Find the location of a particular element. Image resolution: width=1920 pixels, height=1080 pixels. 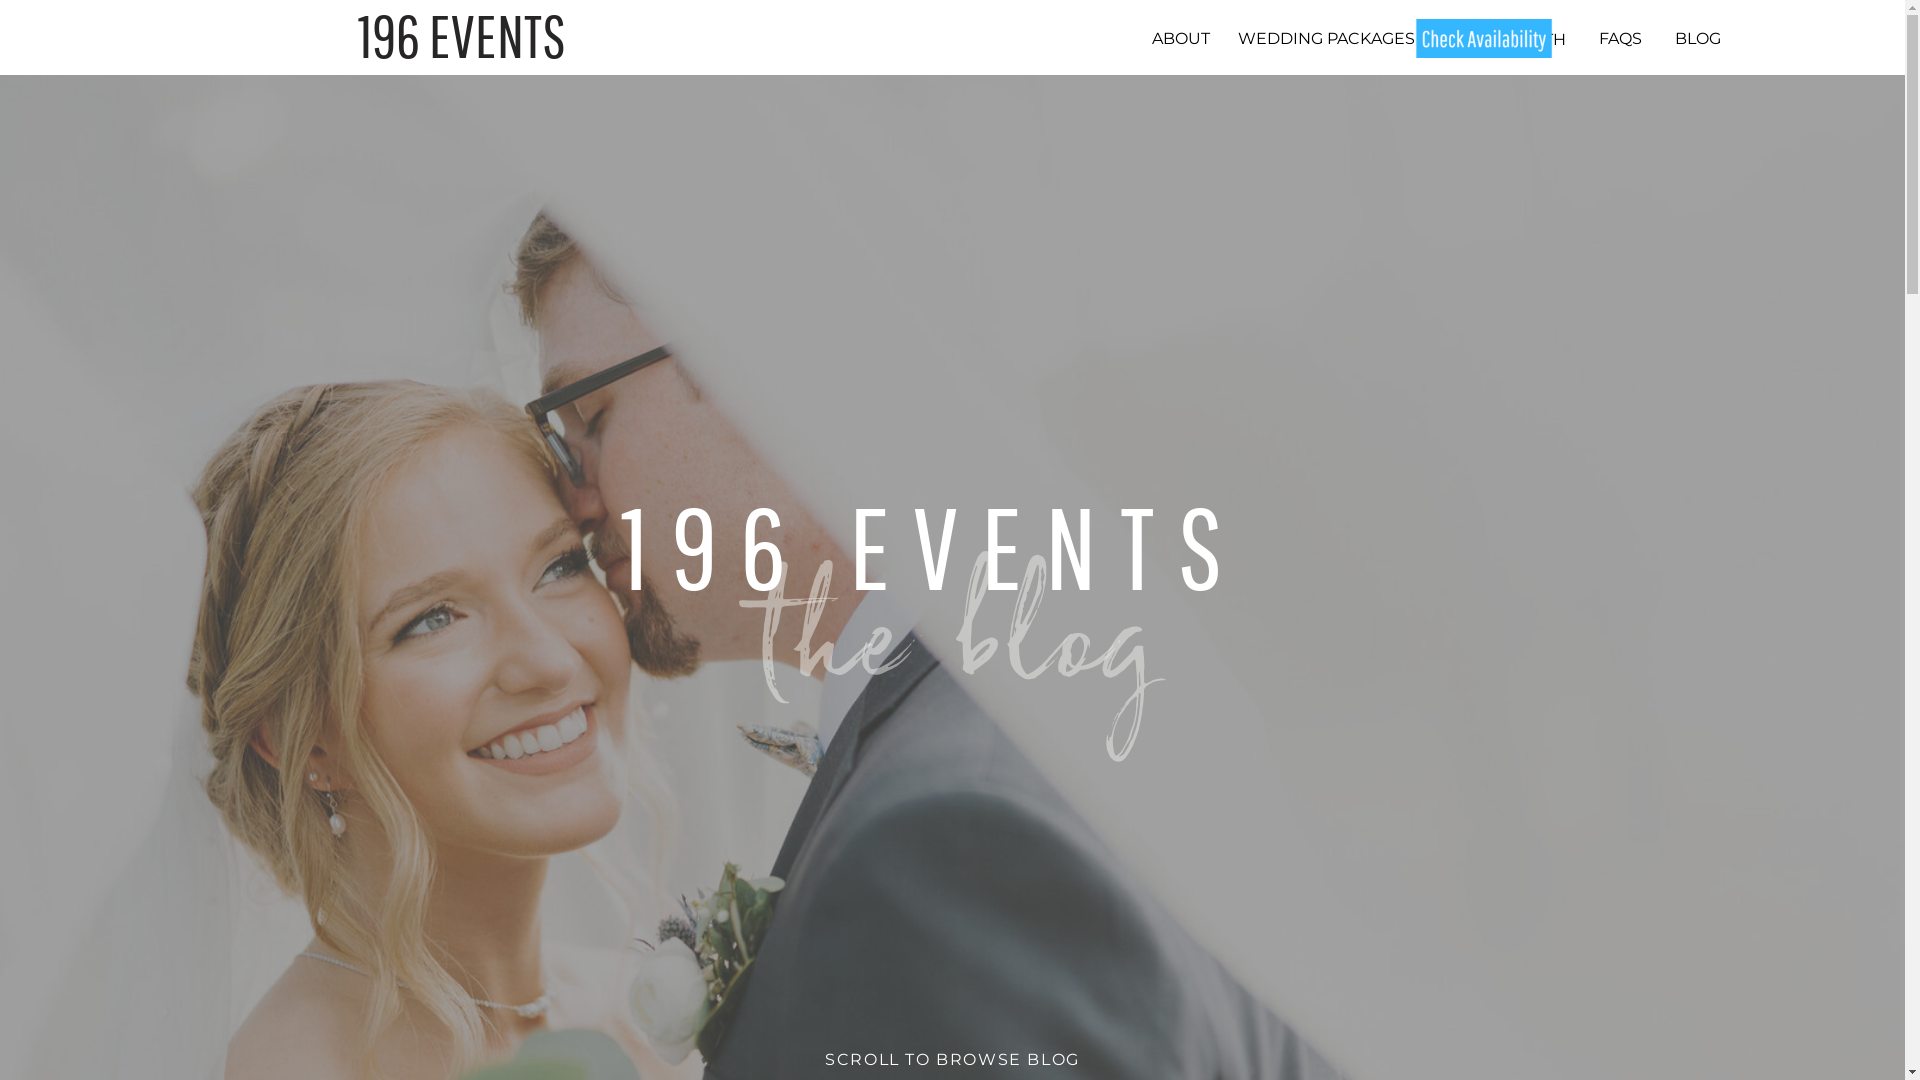

'196 EVENTS ' is located at coordinates (465, 34).